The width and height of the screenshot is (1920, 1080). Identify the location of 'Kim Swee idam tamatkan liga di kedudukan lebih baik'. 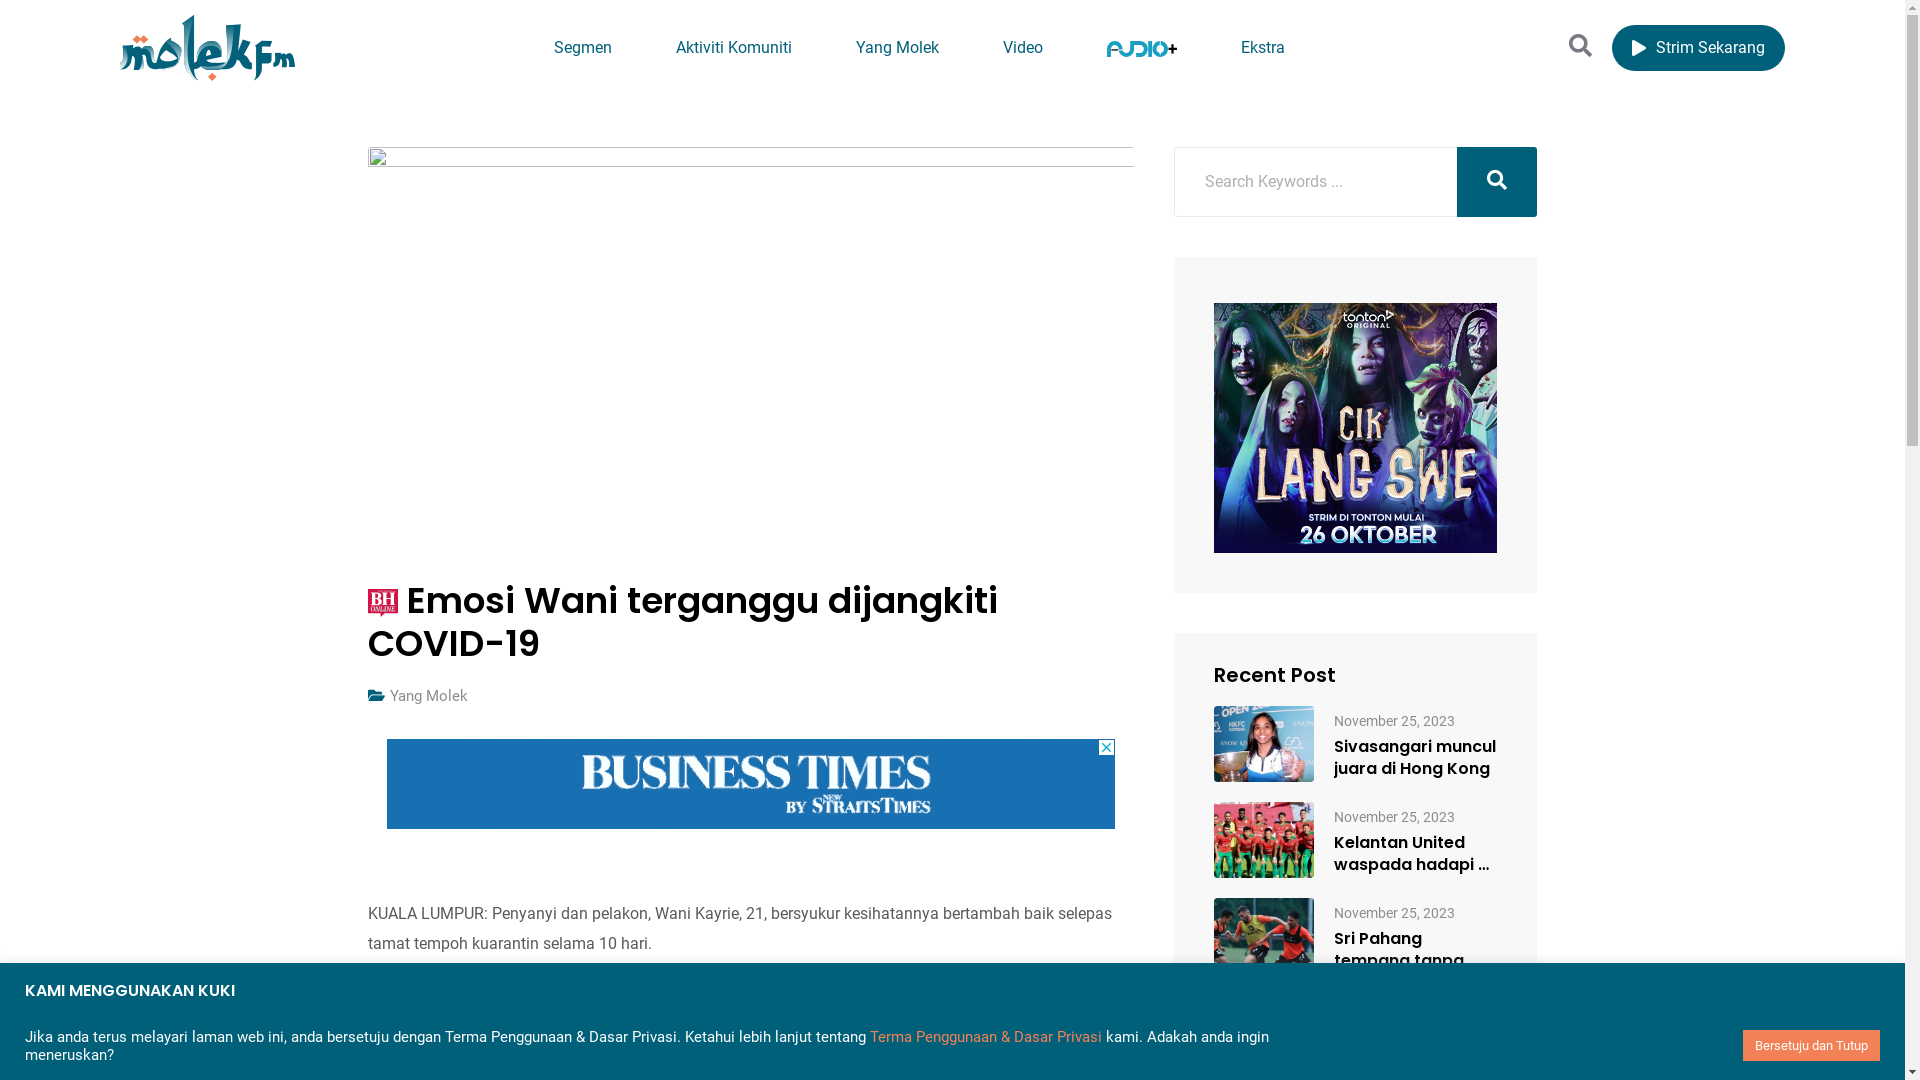
(1414, 1044).